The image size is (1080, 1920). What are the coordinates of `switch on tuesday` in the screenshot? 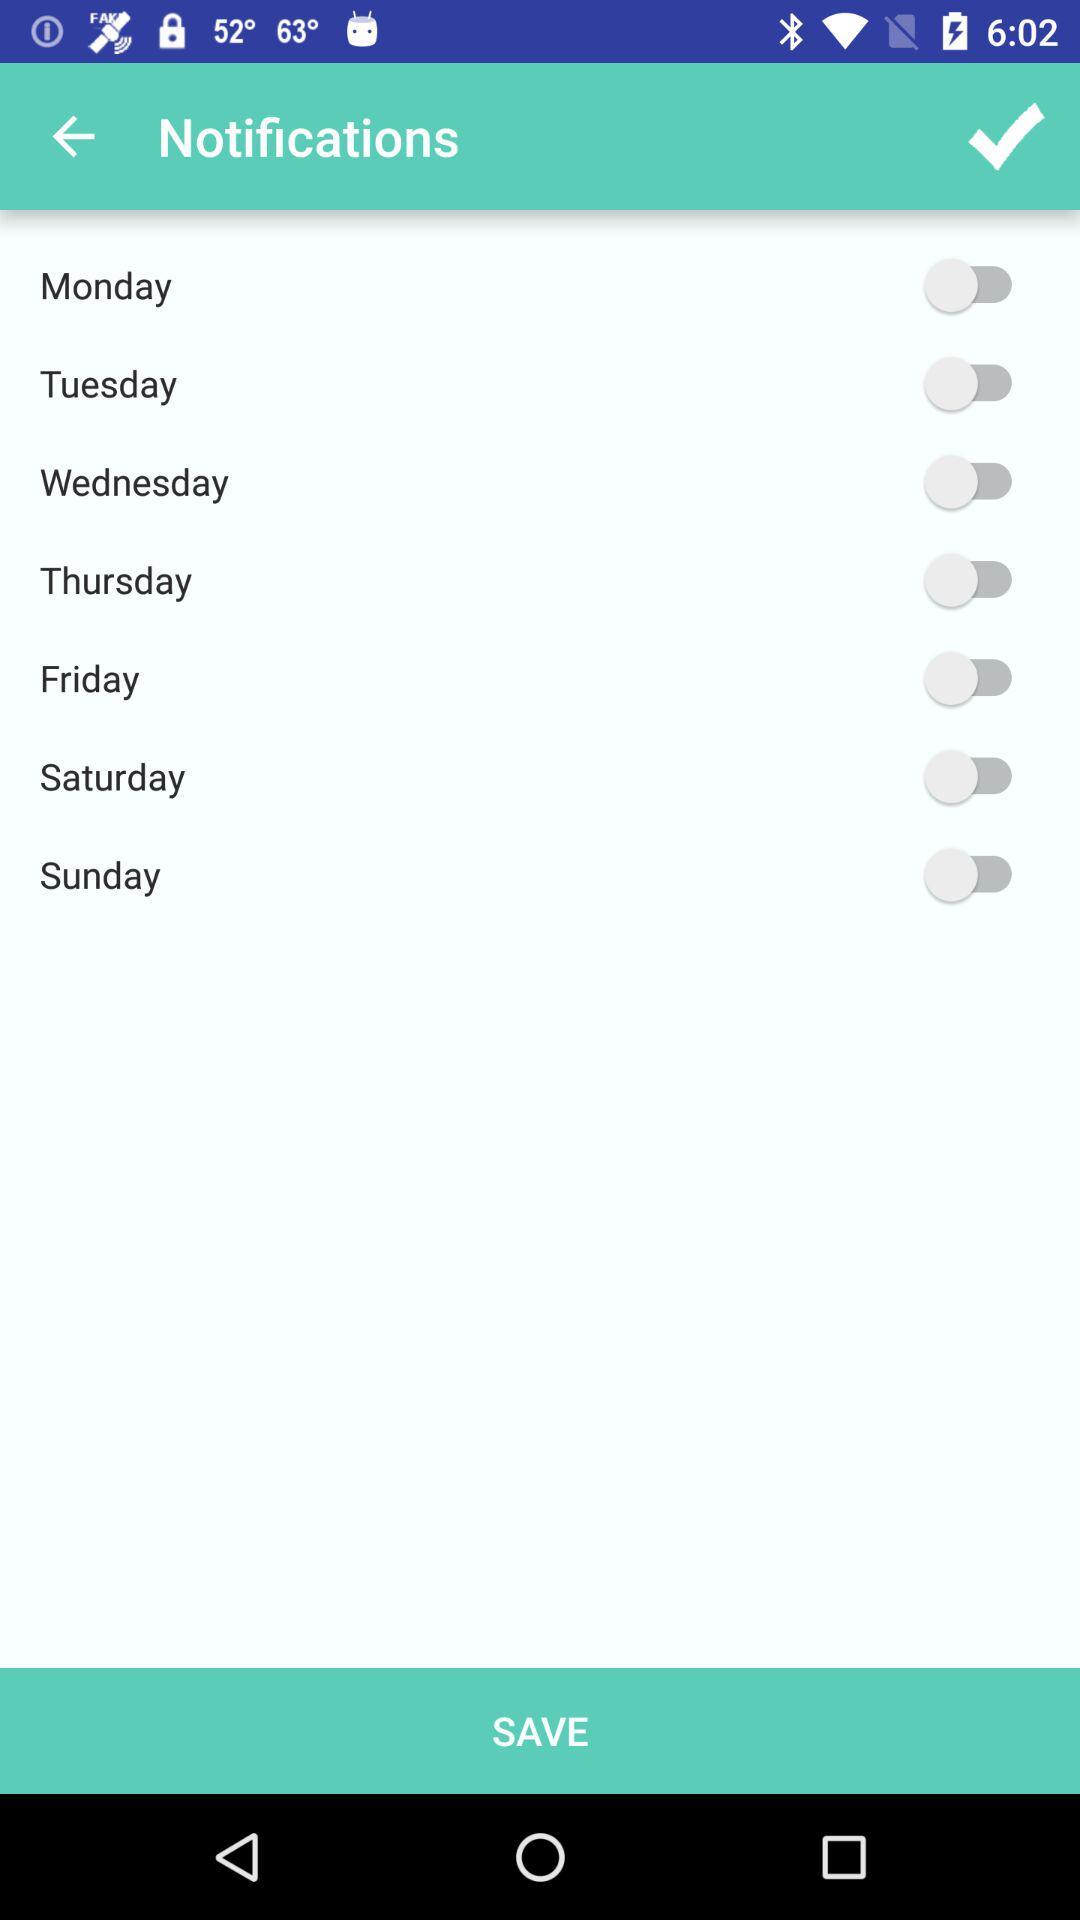 It's located at (872, 383).